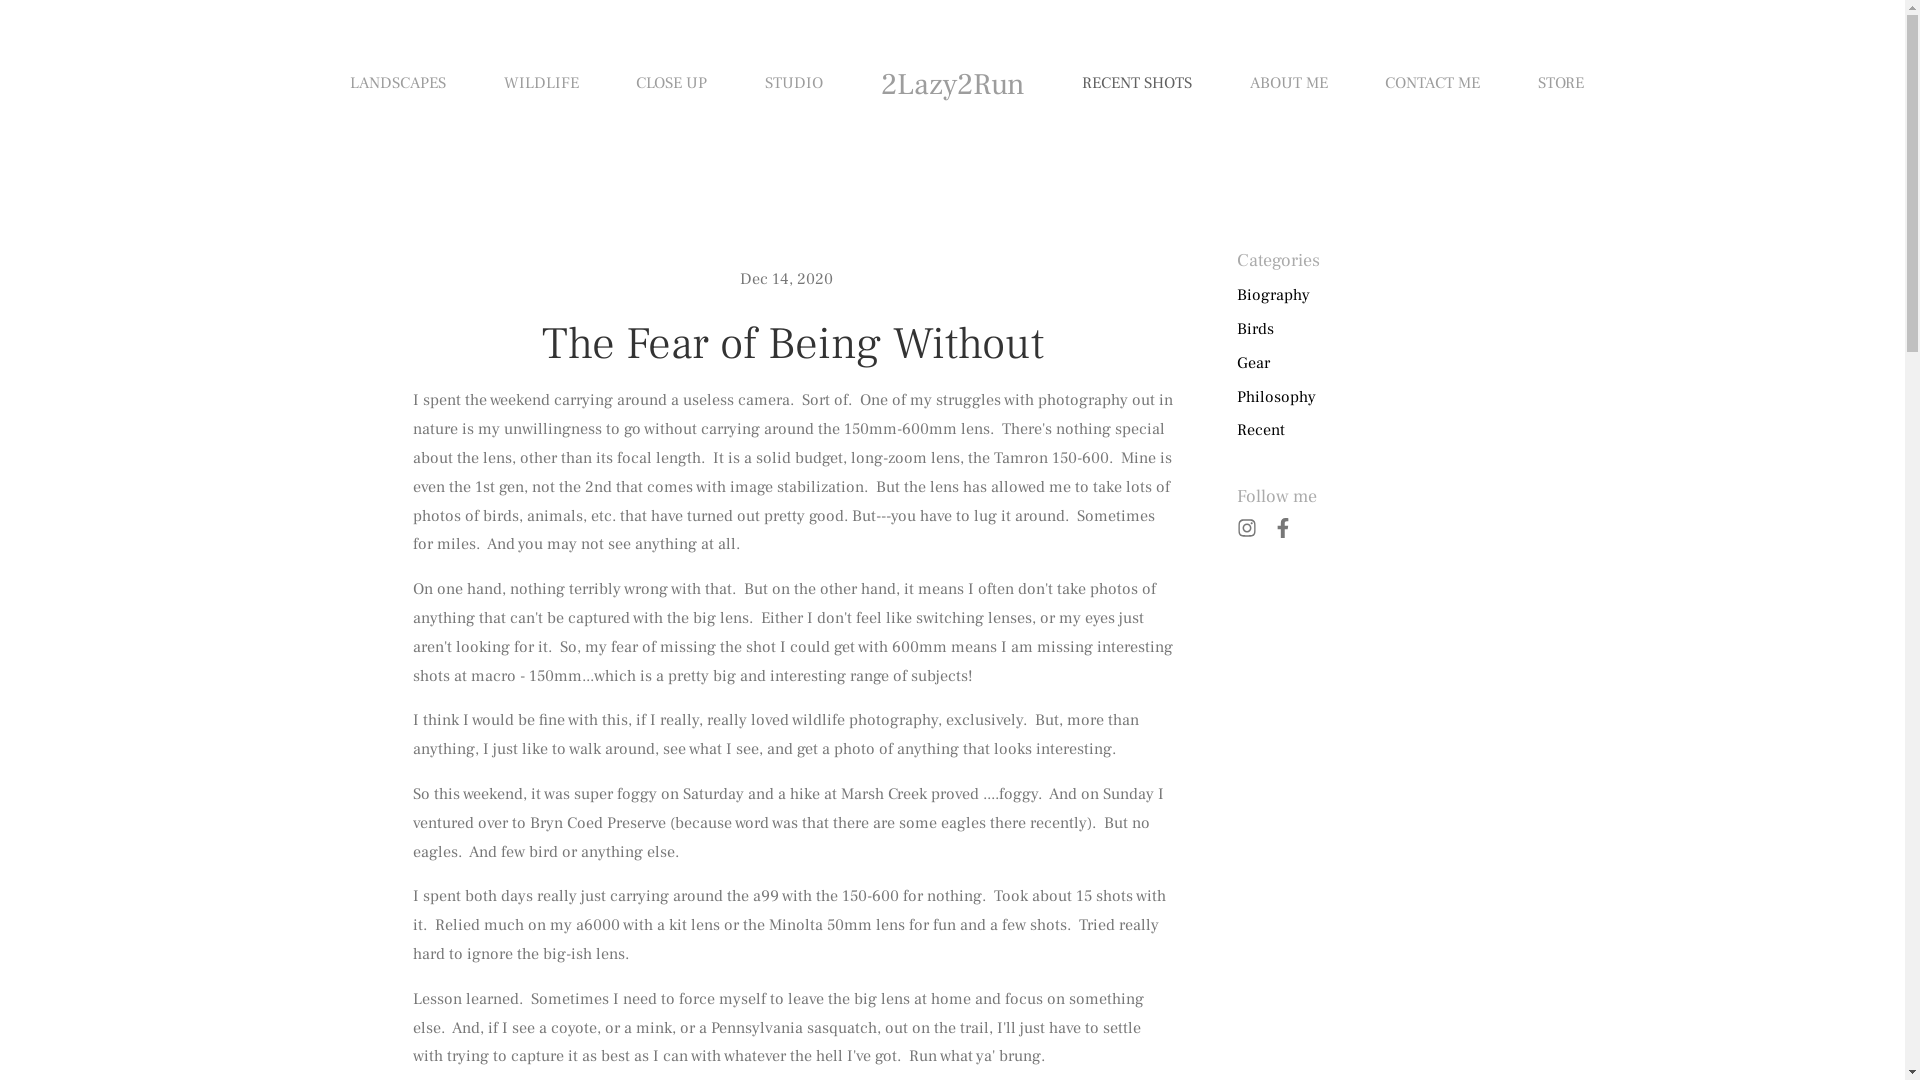  Describe the element at coordinates (763, 83) in the screenshot. I see `'STUDIO'` at that location.